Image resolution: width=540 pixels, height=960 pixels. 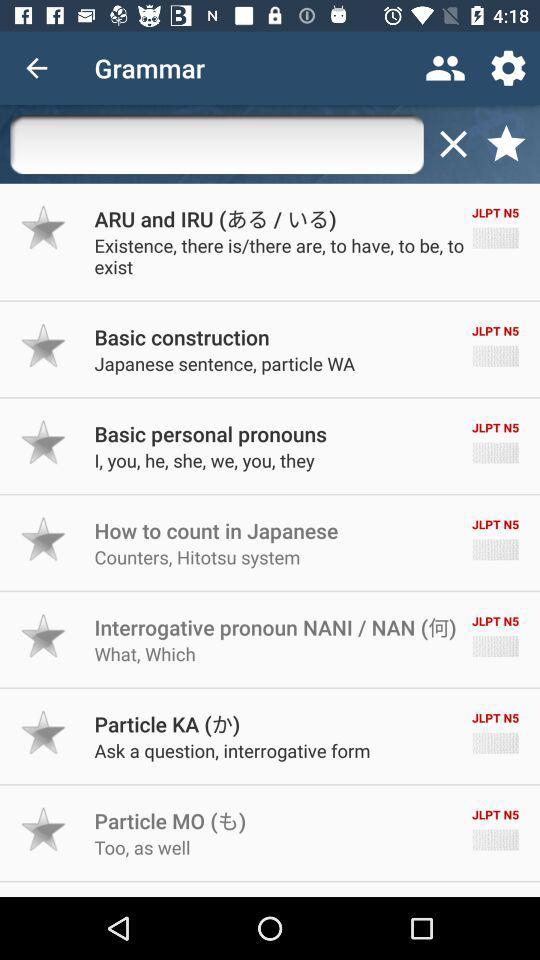 What do you see at coordinates (44, 635) in the screenshot?
I see `to favorite` at bounding box center [44, 635].